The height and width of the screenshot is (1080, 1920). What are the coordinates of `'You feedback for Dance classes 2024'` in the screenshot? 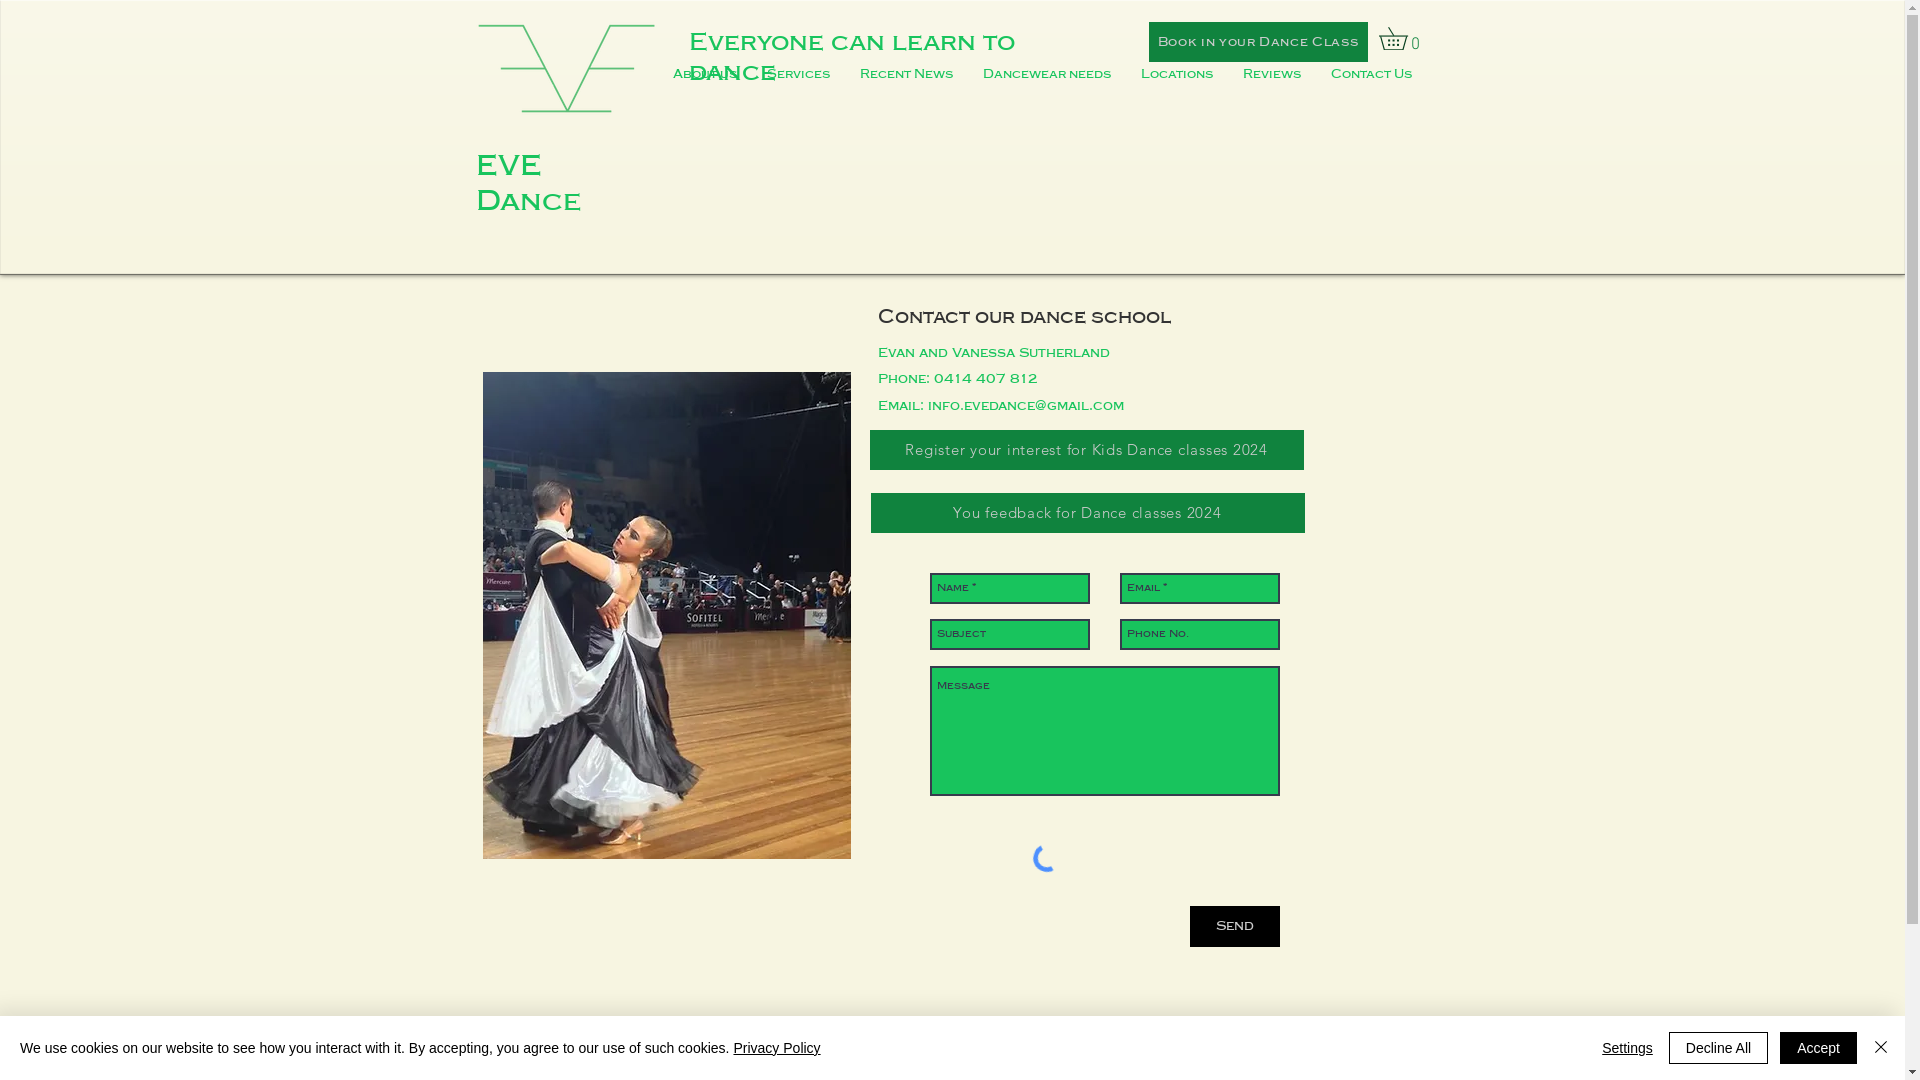 It's located at (1085, 512).